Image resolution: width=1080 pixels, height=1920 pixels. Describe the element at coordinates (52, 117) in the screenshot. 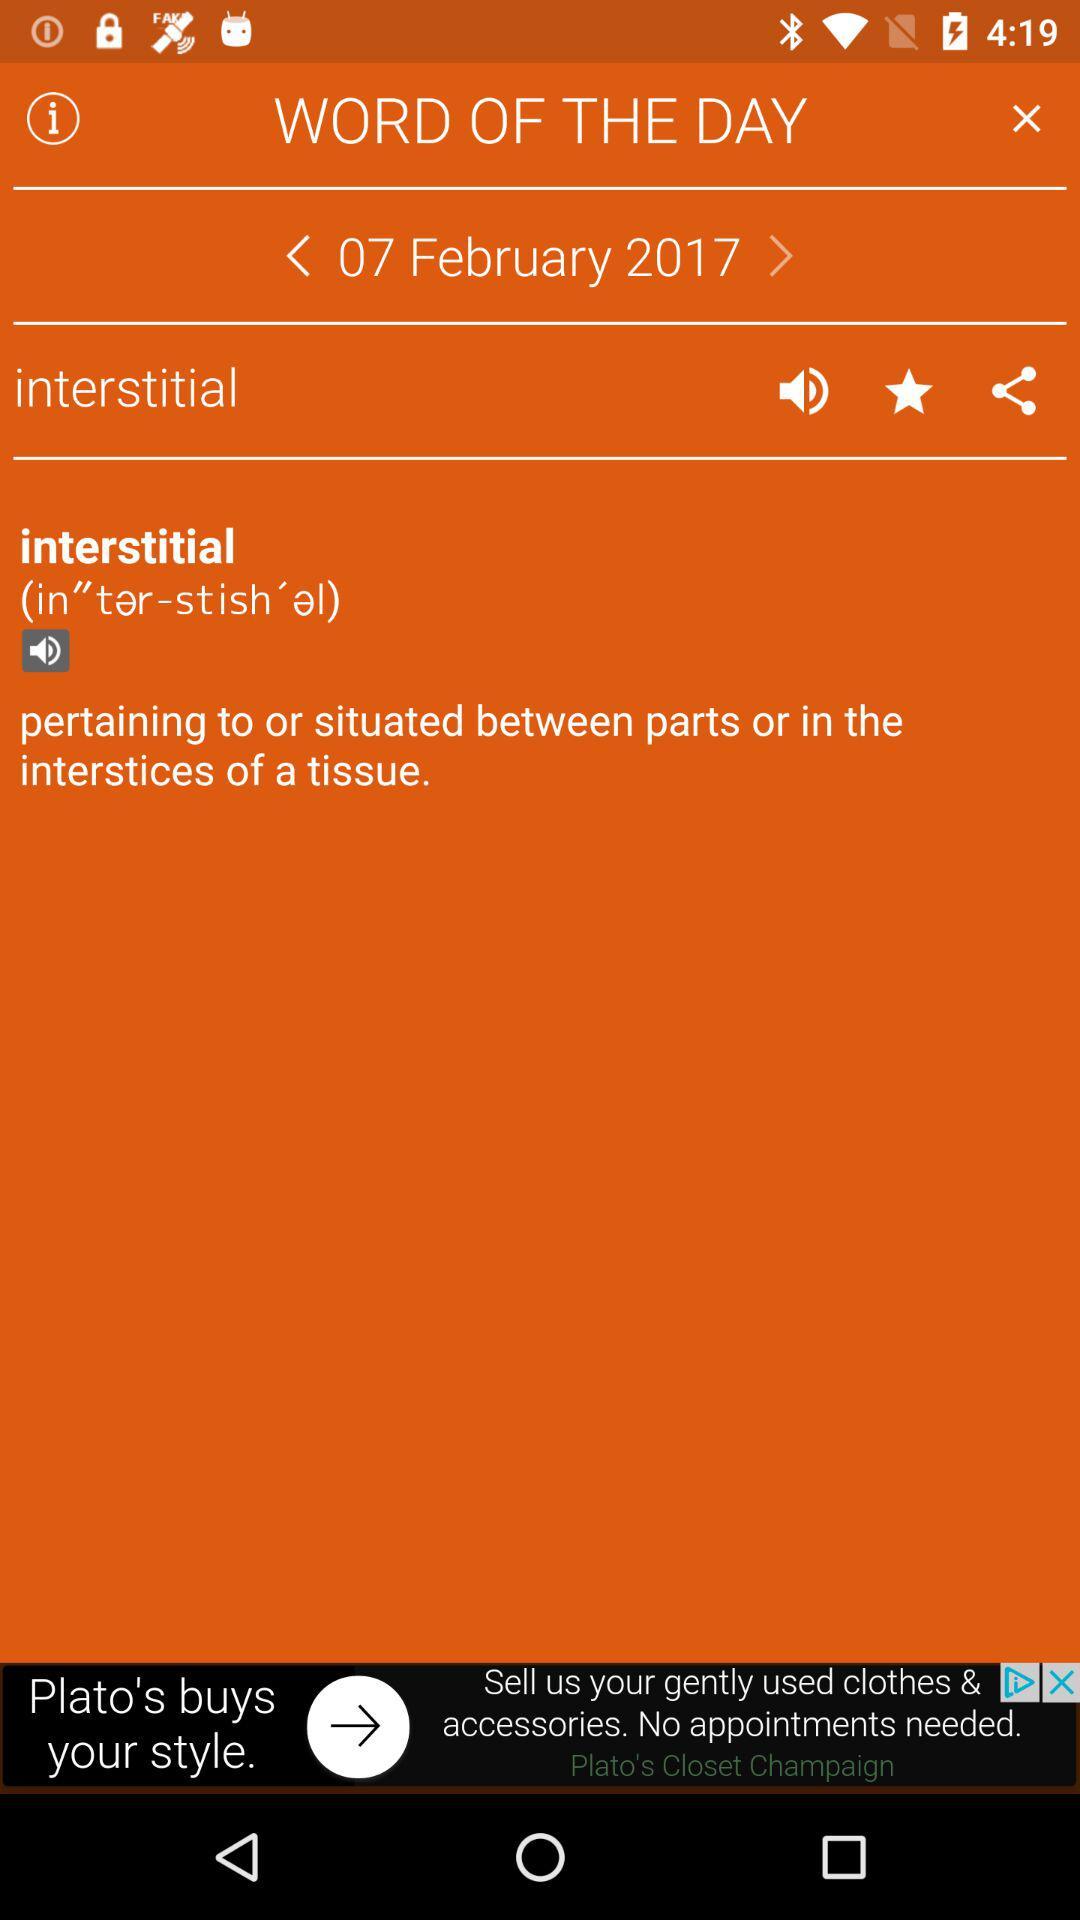

I see `details book` at that location.